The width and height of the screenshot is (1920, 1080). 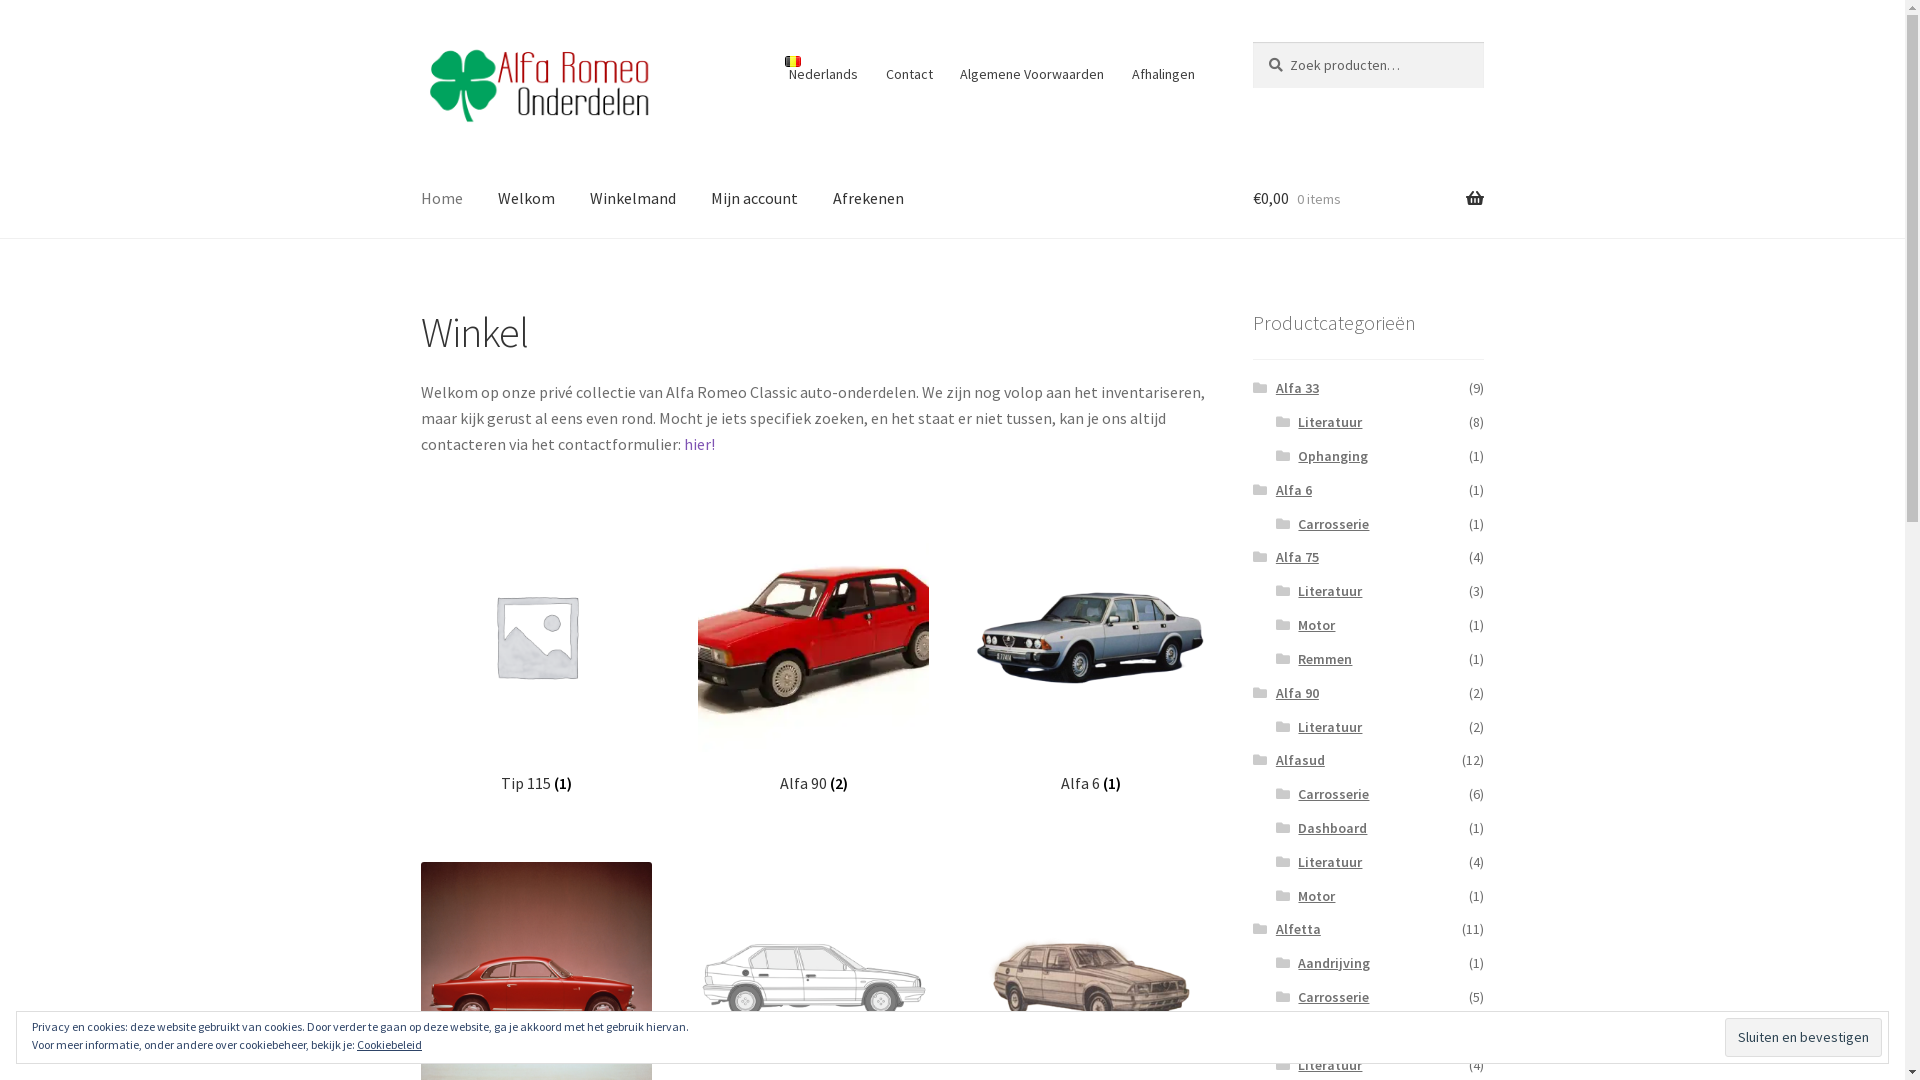 I want to click on 'Winkelmand', so click(x=632, y=199).